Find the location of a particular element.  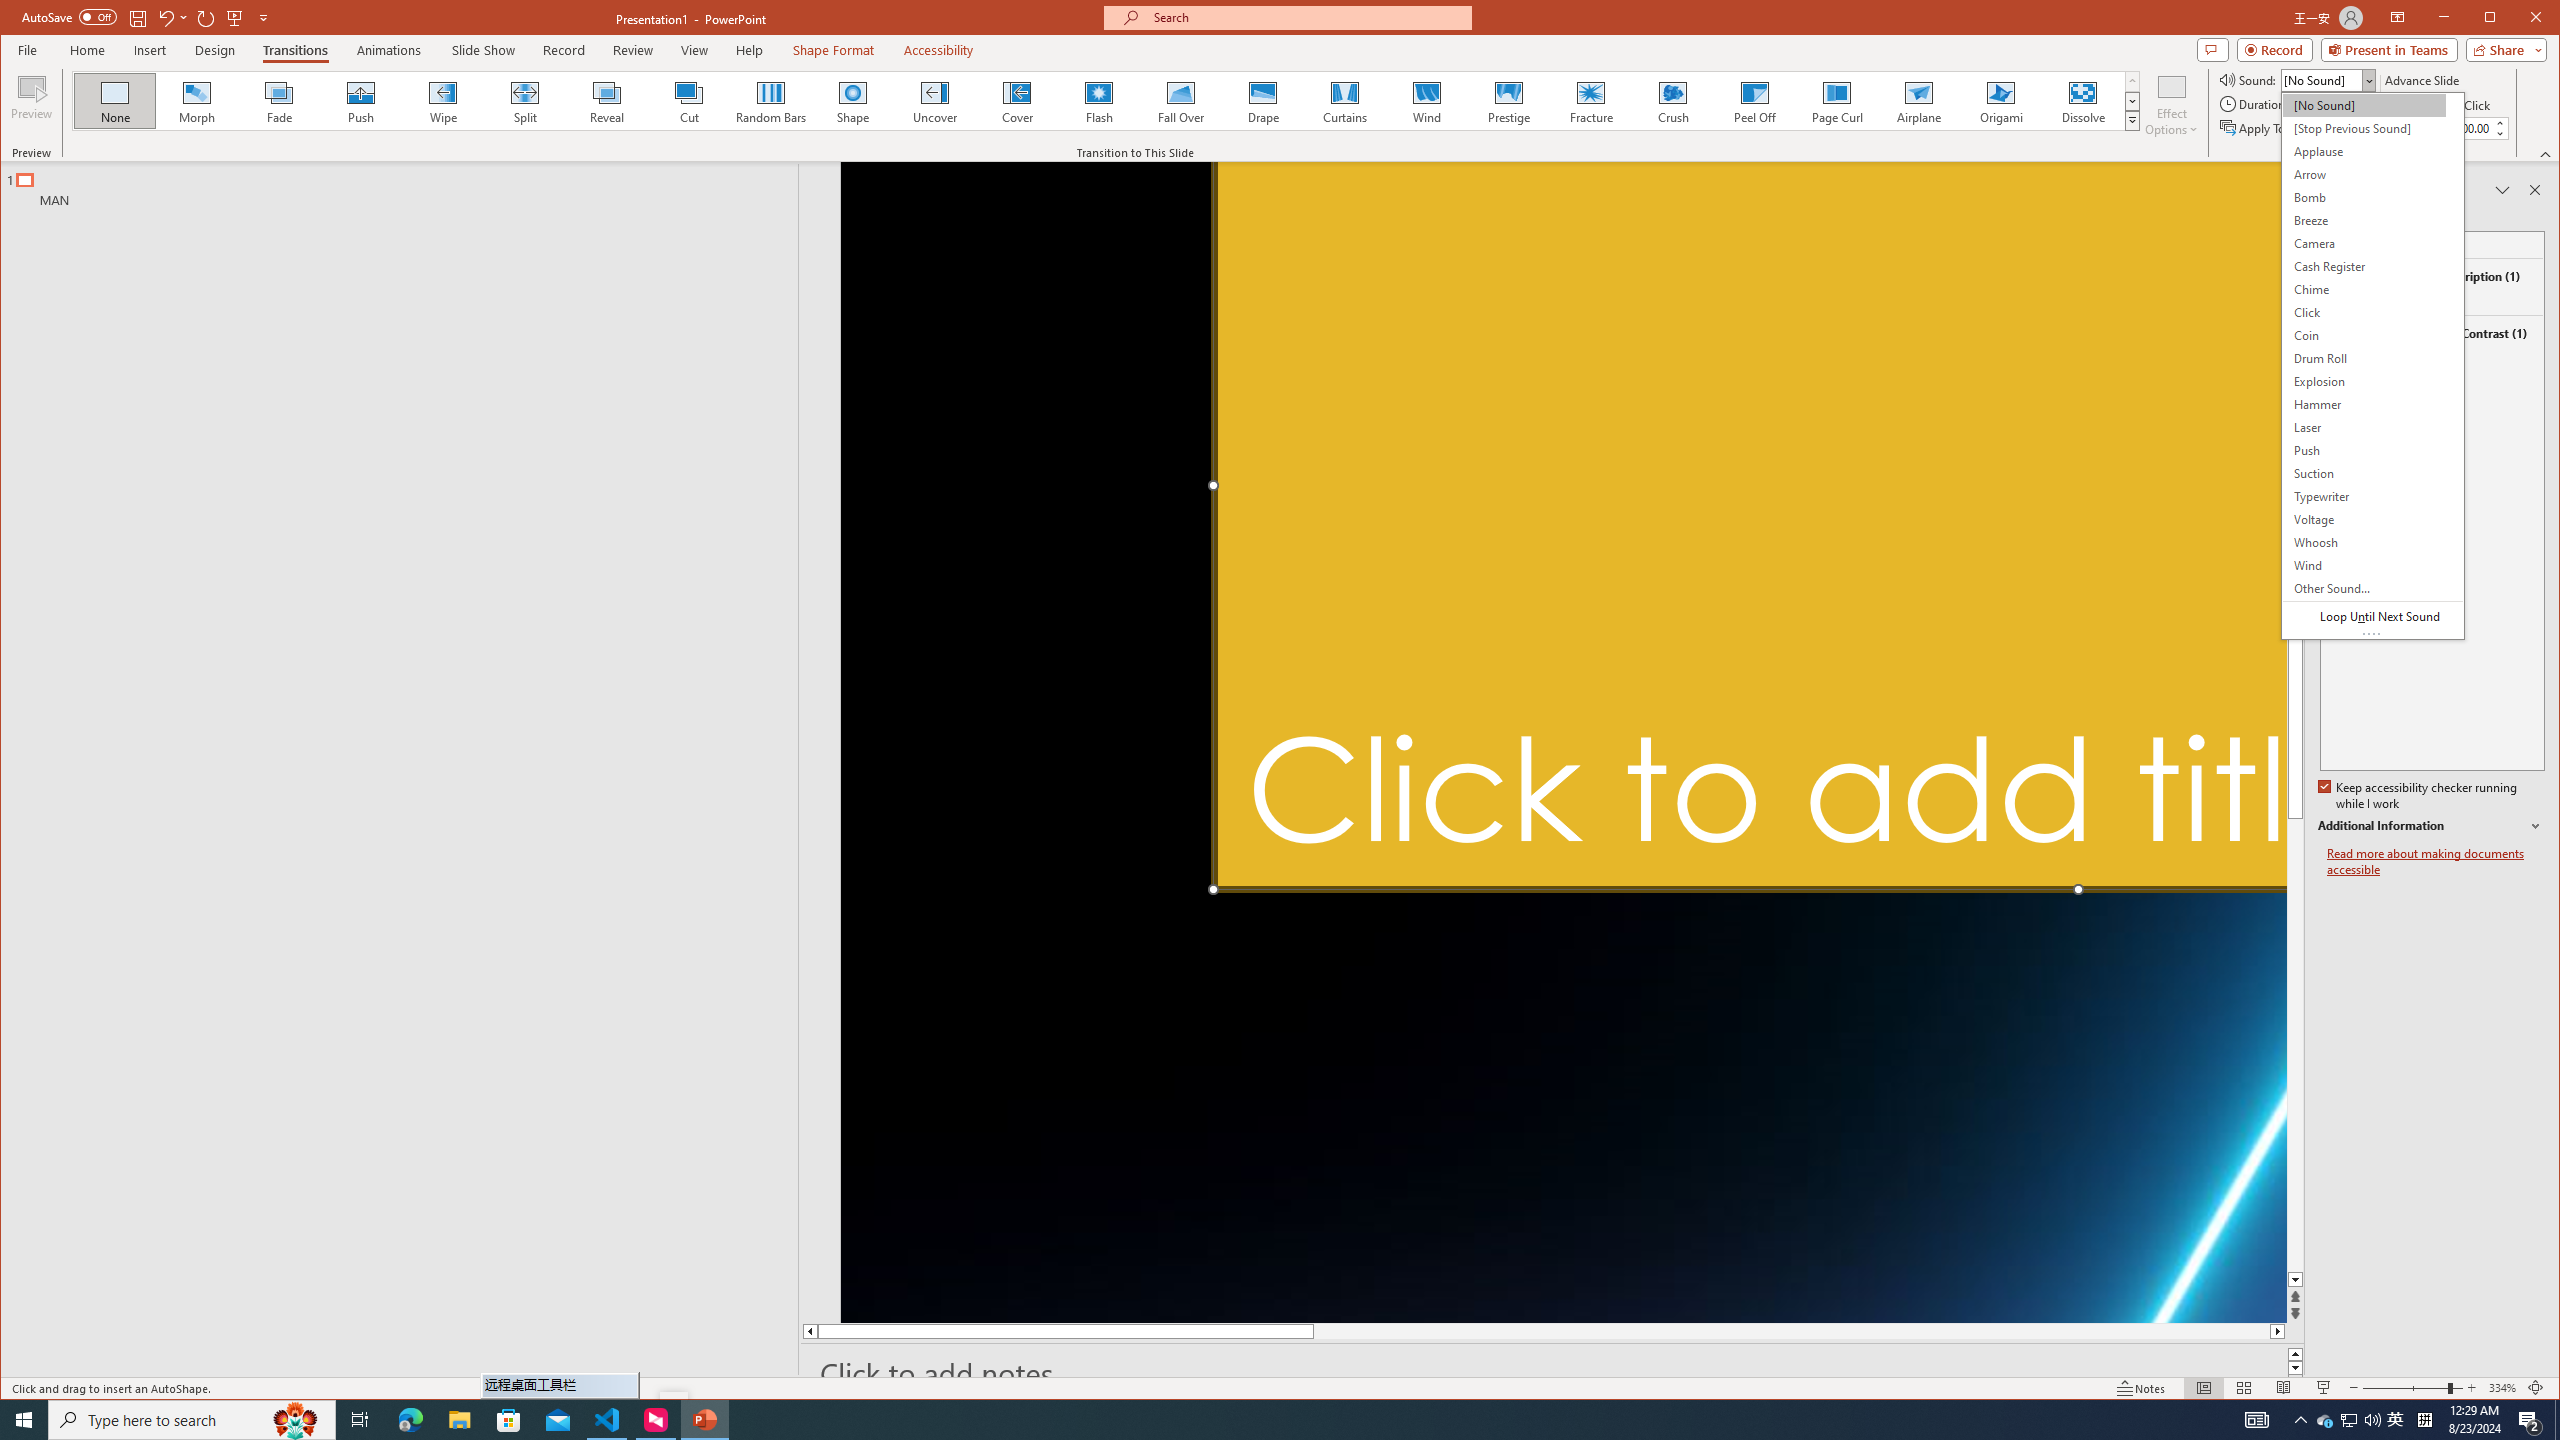

'From Beginning' is located at coordinates (233, 16).